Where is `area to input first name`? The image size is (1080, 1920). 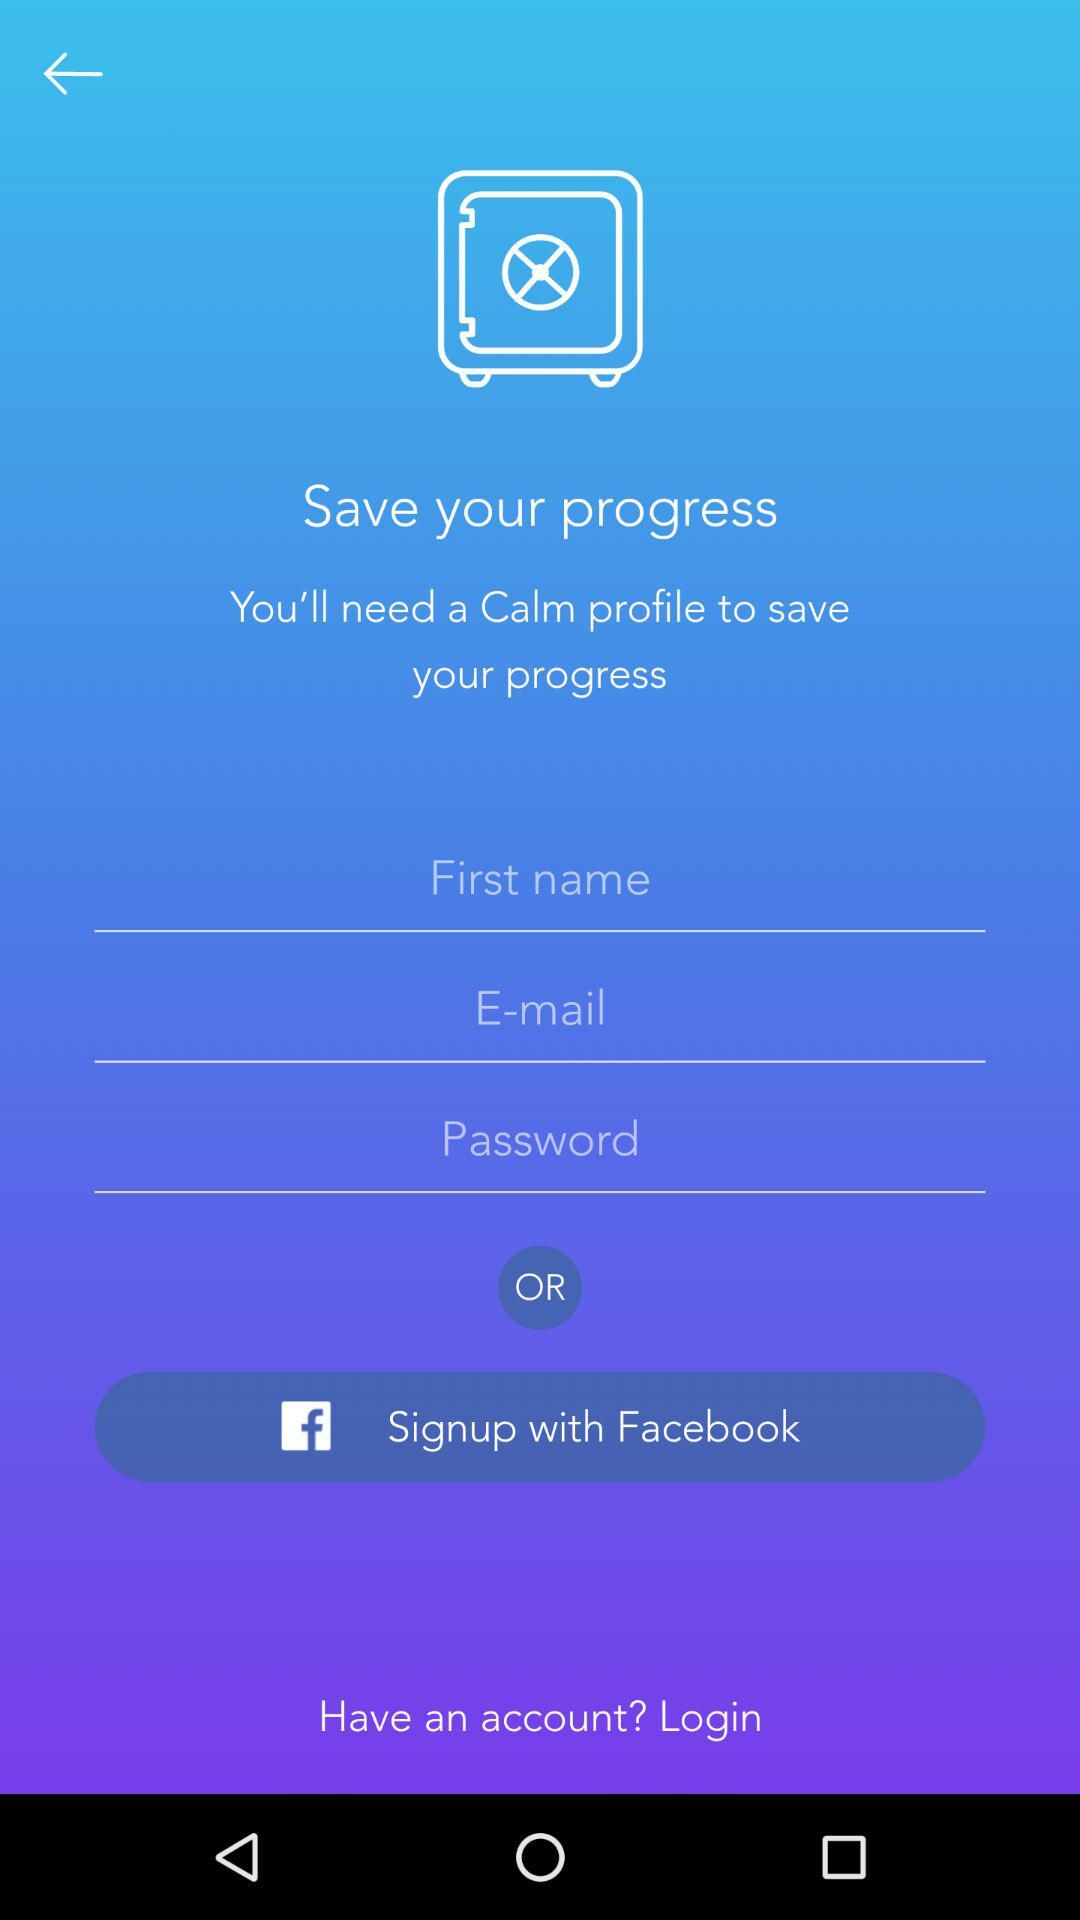
area to input first name is located at coordinates (540, 877).